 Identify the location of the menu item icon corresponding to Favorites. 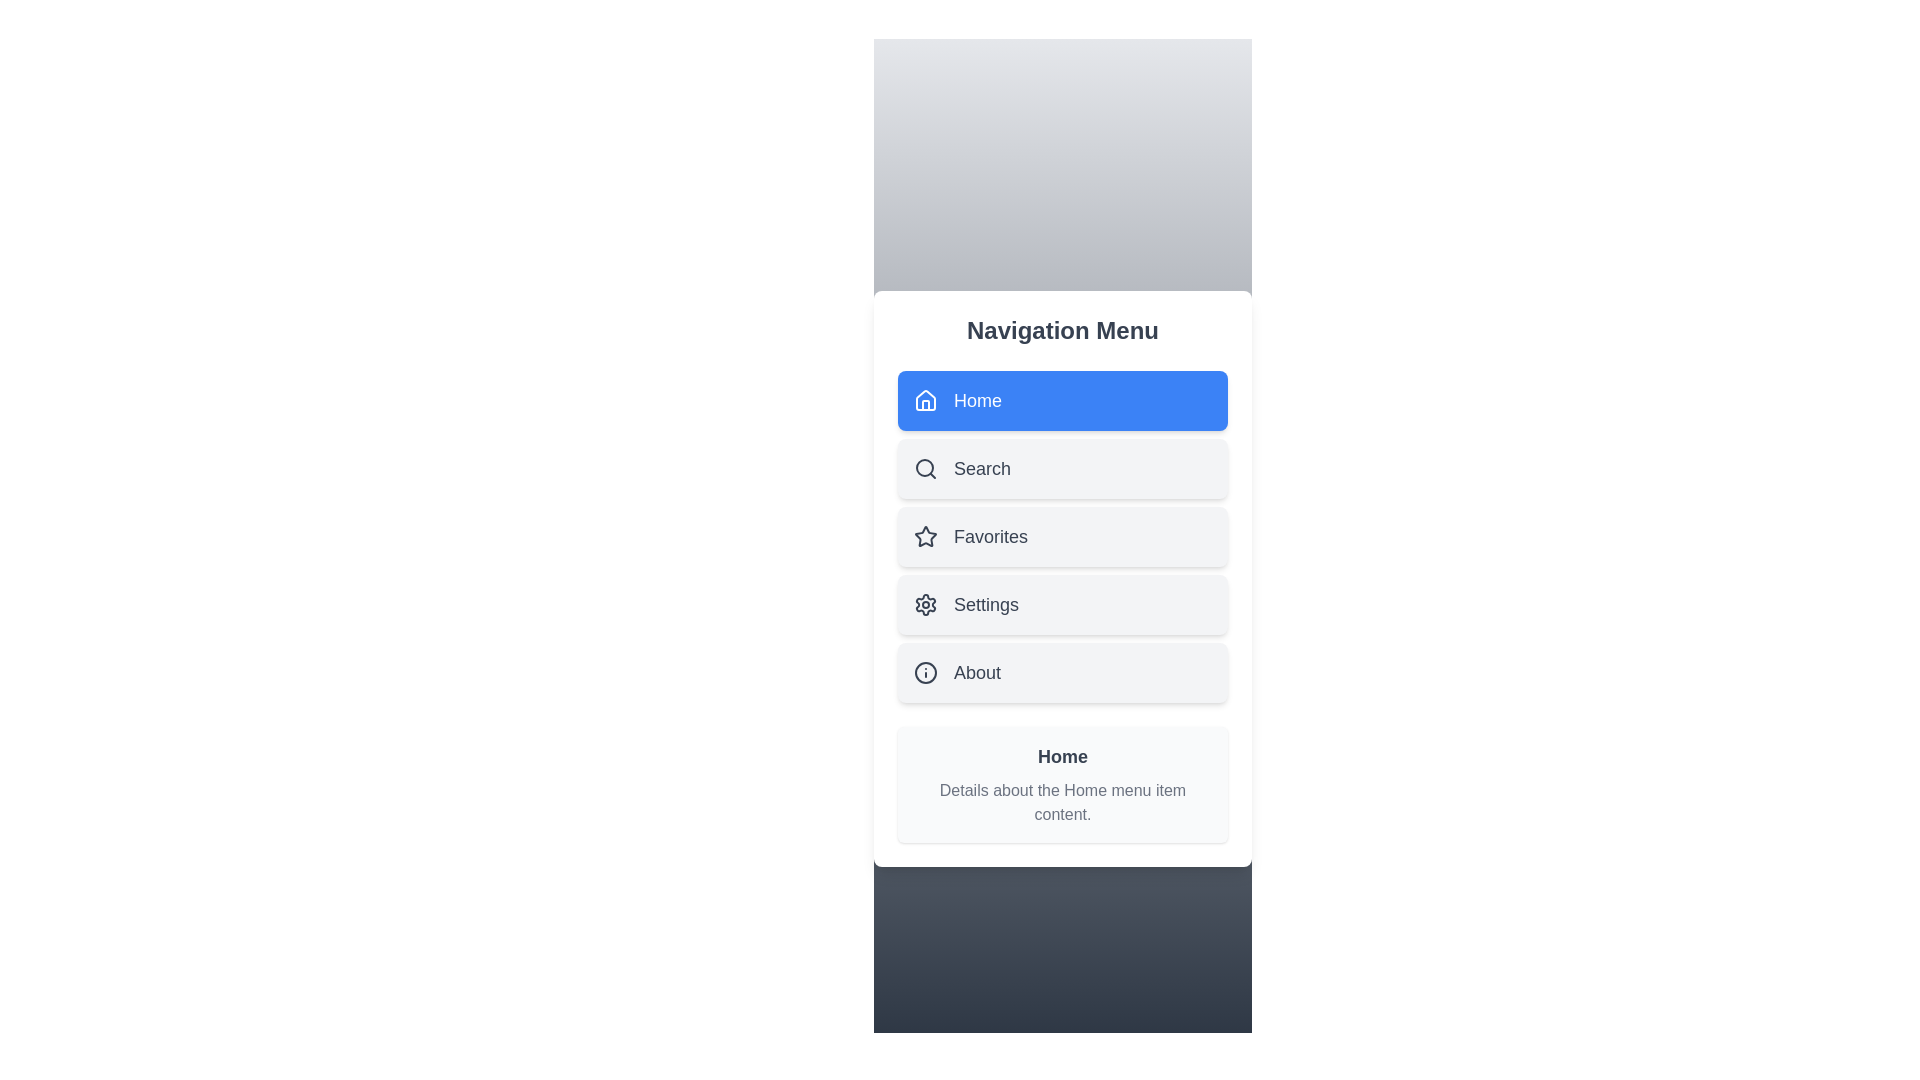
(925, 535).